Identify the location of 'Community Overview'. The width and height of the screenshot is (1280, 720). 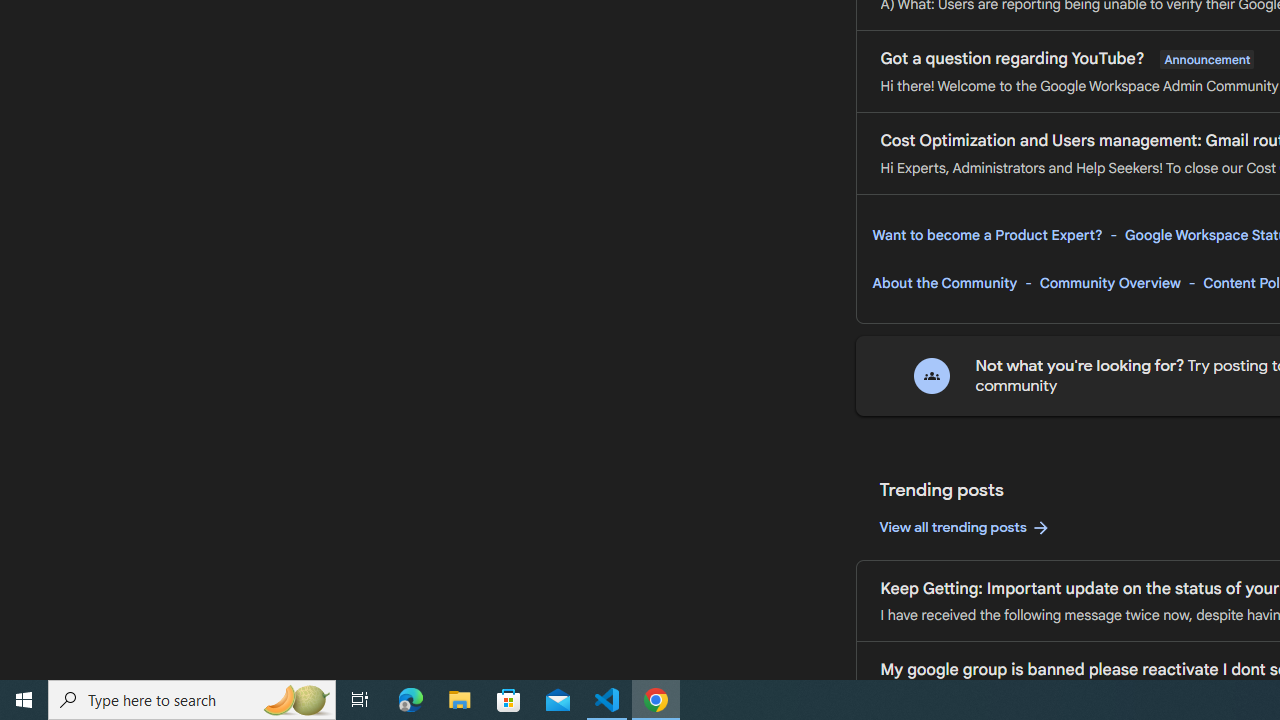
(1109, 283).